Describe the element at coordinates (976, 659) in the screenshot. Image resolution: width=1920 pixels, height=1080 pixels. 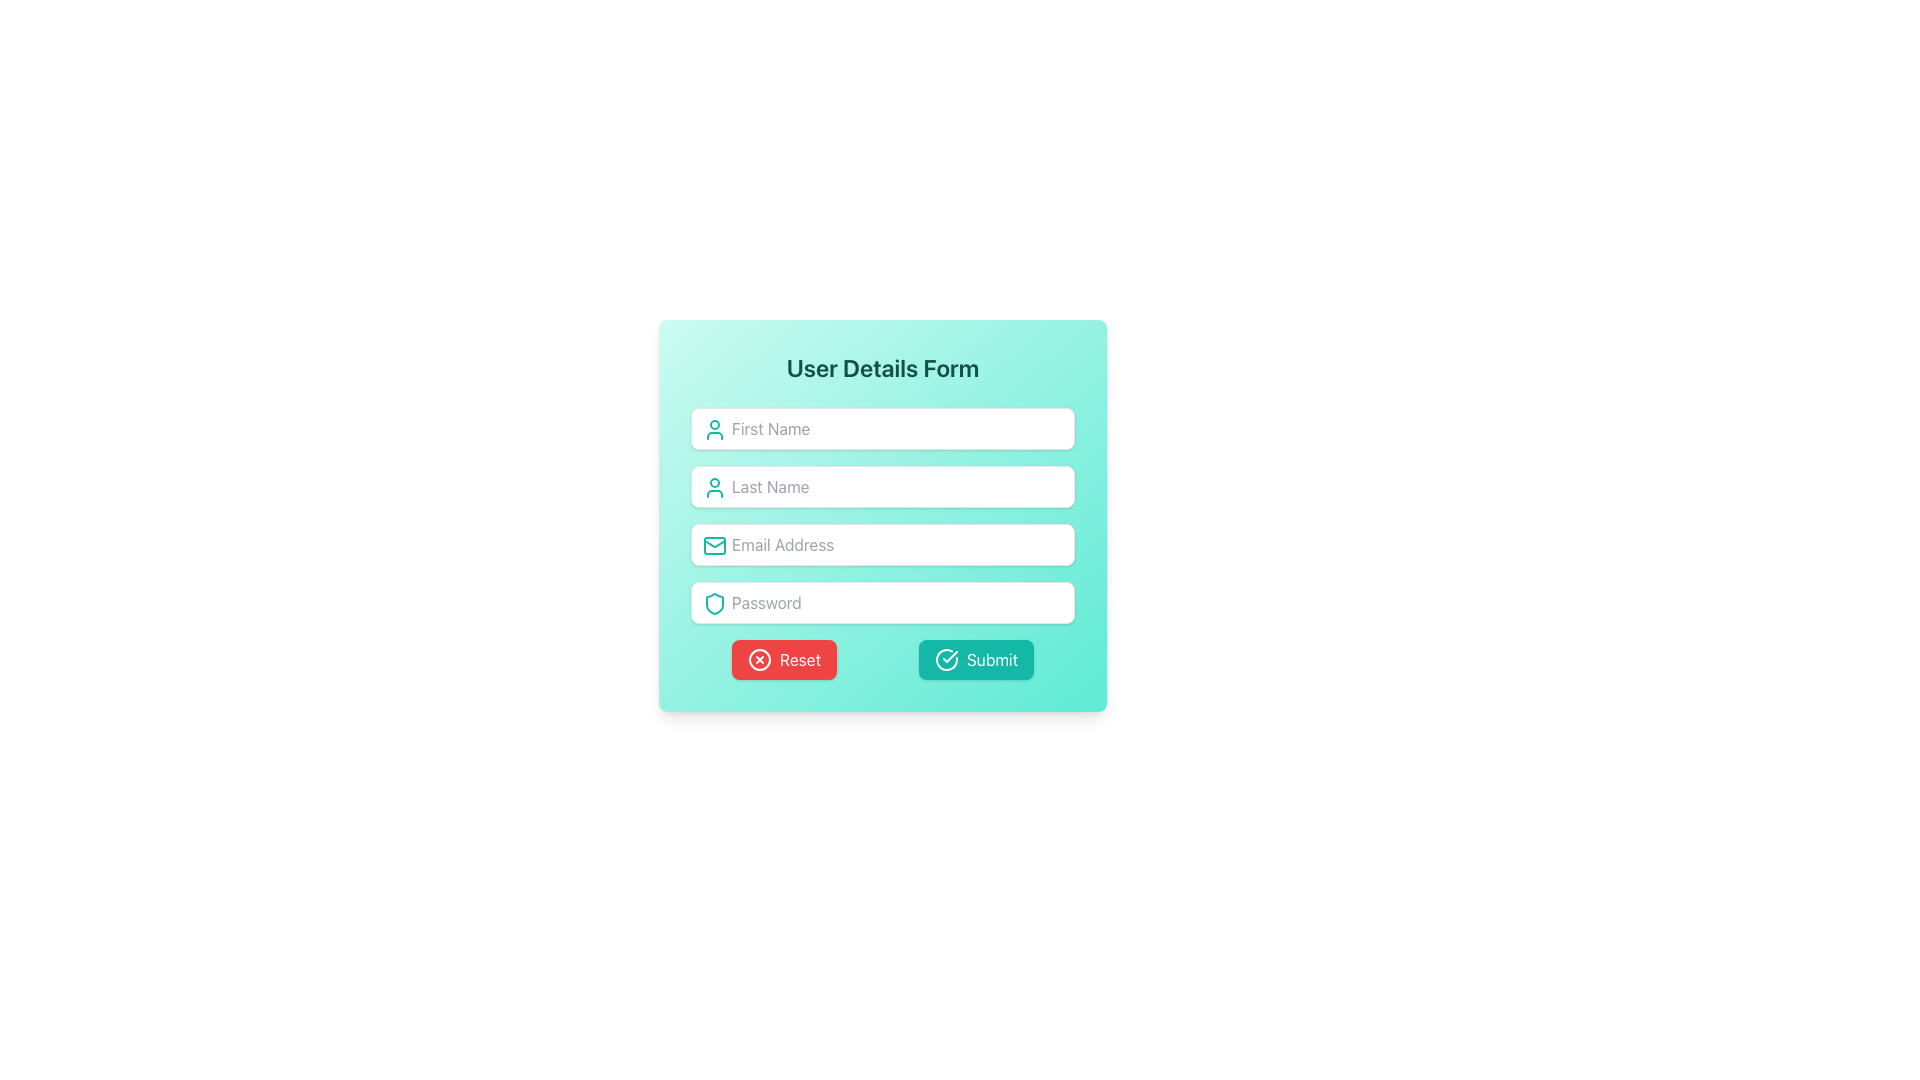
I see `the teal 'Submit' button with rounded corners and a checkmark icon` at that location.